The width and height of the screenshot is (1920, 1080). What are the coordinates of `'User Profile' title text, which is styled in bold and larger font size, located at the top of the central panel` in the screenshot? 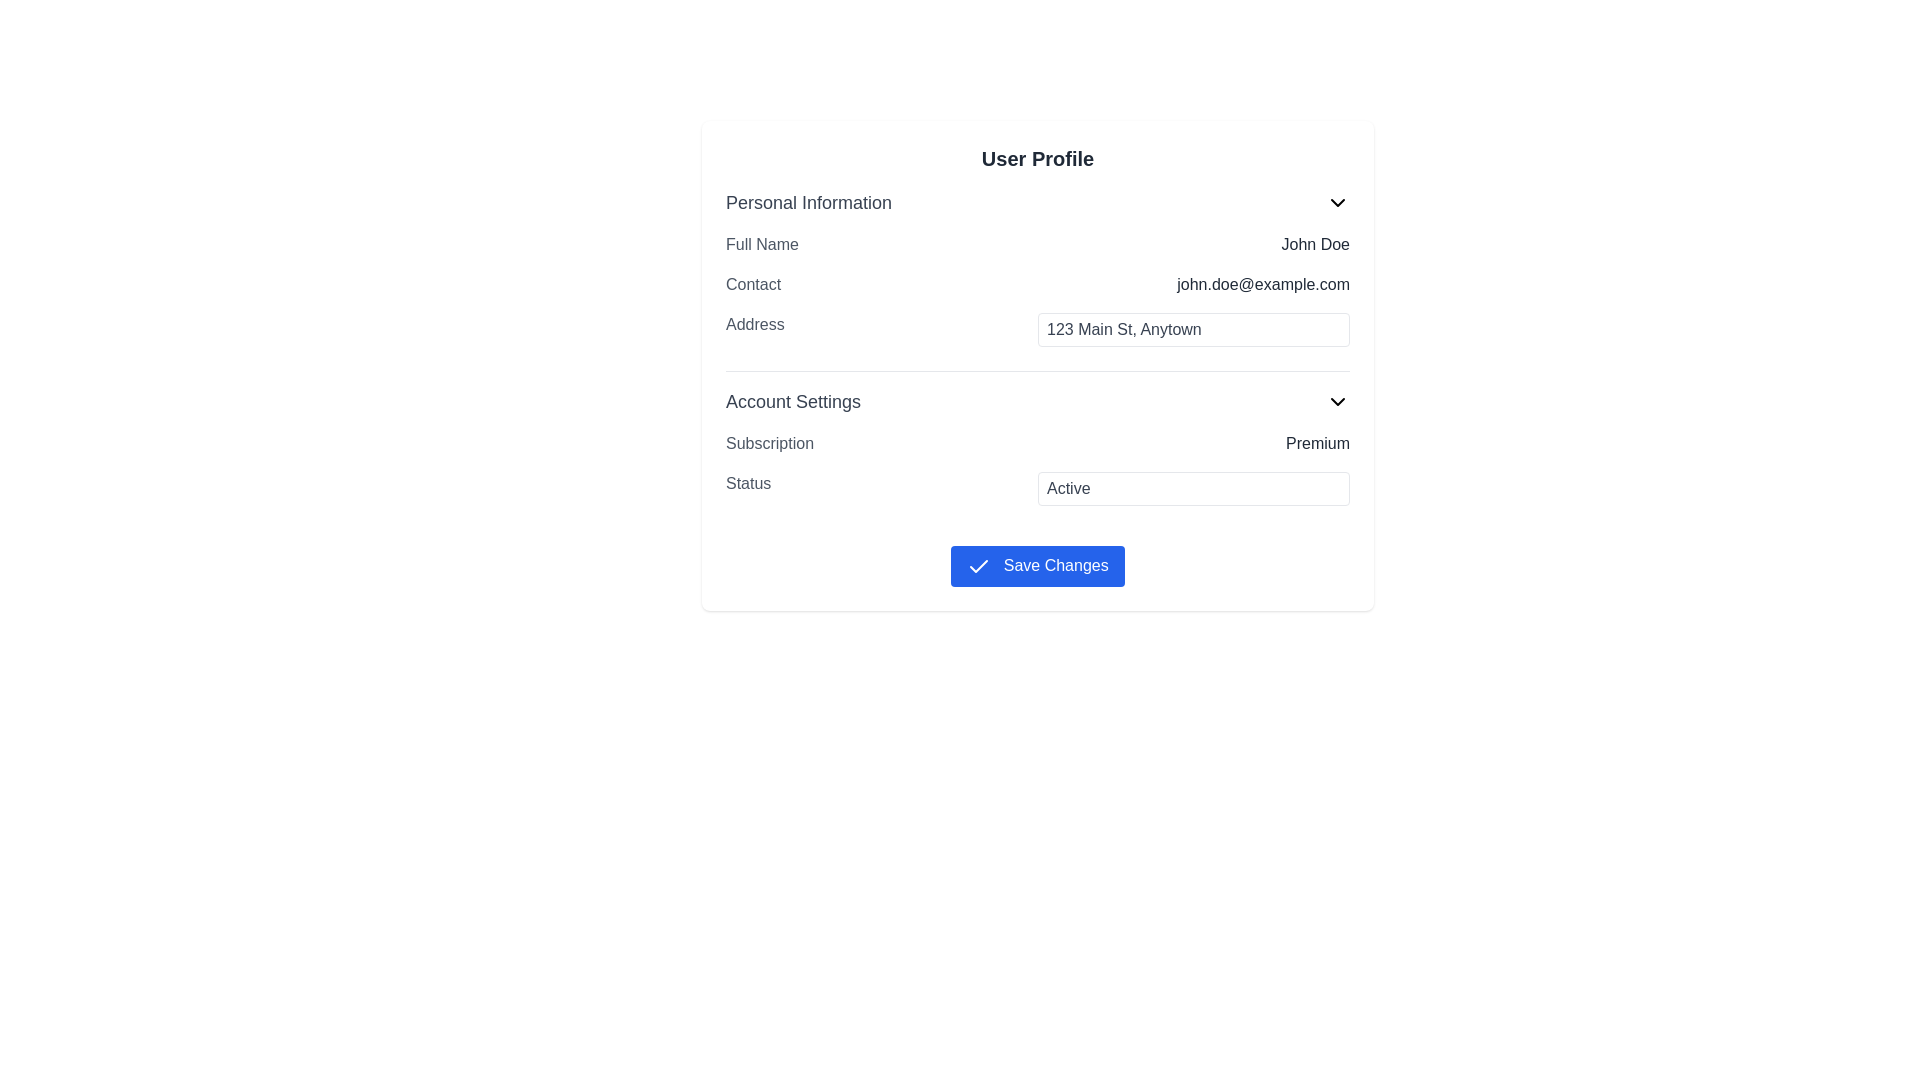 It's located at (1037, 157).